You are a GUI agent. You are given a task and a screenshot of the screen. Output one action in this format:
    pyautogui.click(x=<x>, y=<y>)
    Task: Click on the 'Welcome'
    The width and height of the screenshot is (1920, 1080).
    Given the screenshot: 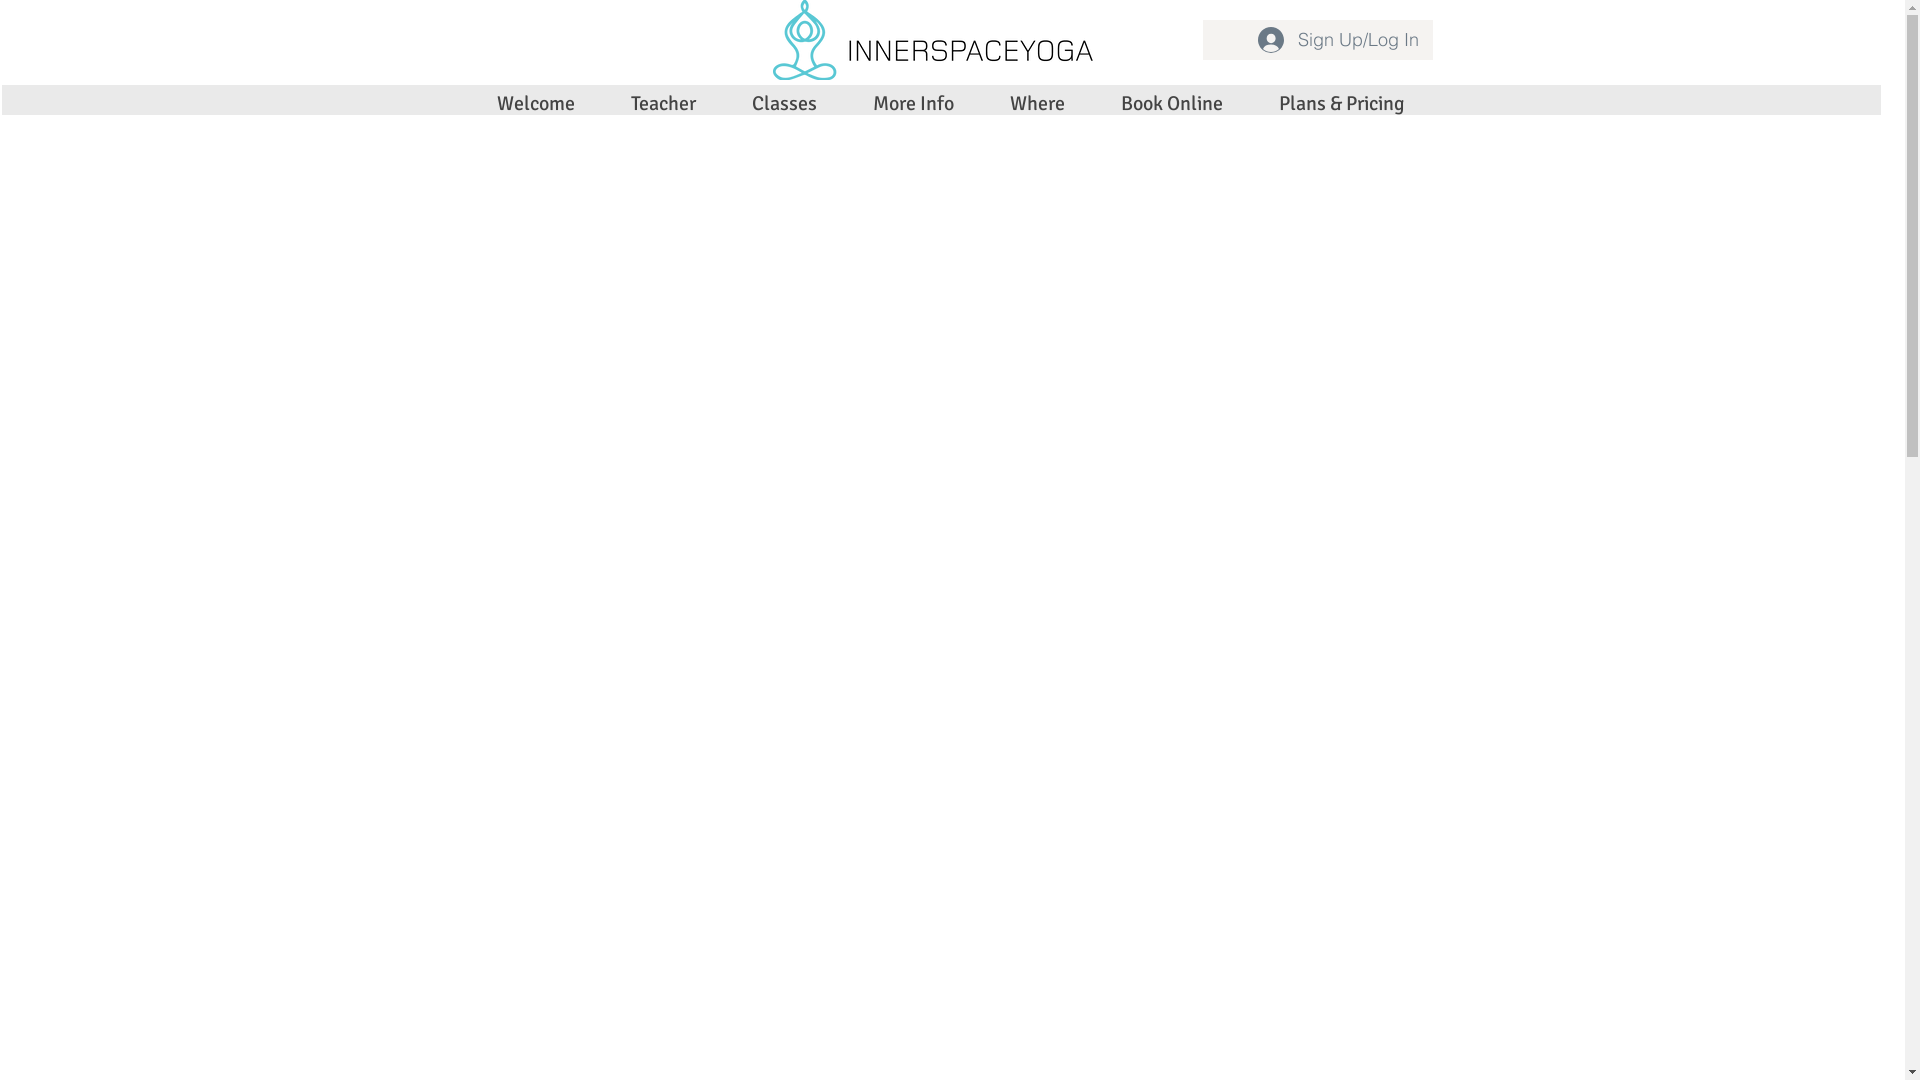 What is the action you would take?
    pyautogui.click(x=536, y=104)
    